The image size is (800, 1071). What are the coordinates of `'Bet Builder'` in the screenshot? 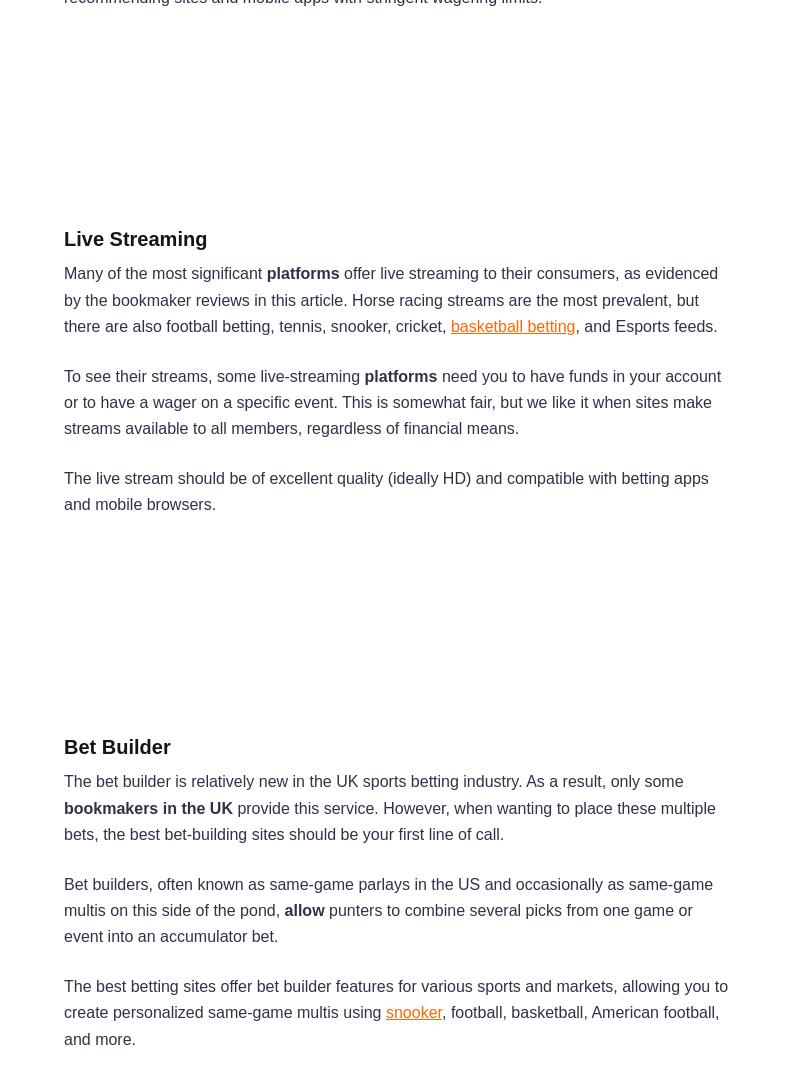 It's located at (115, 747).